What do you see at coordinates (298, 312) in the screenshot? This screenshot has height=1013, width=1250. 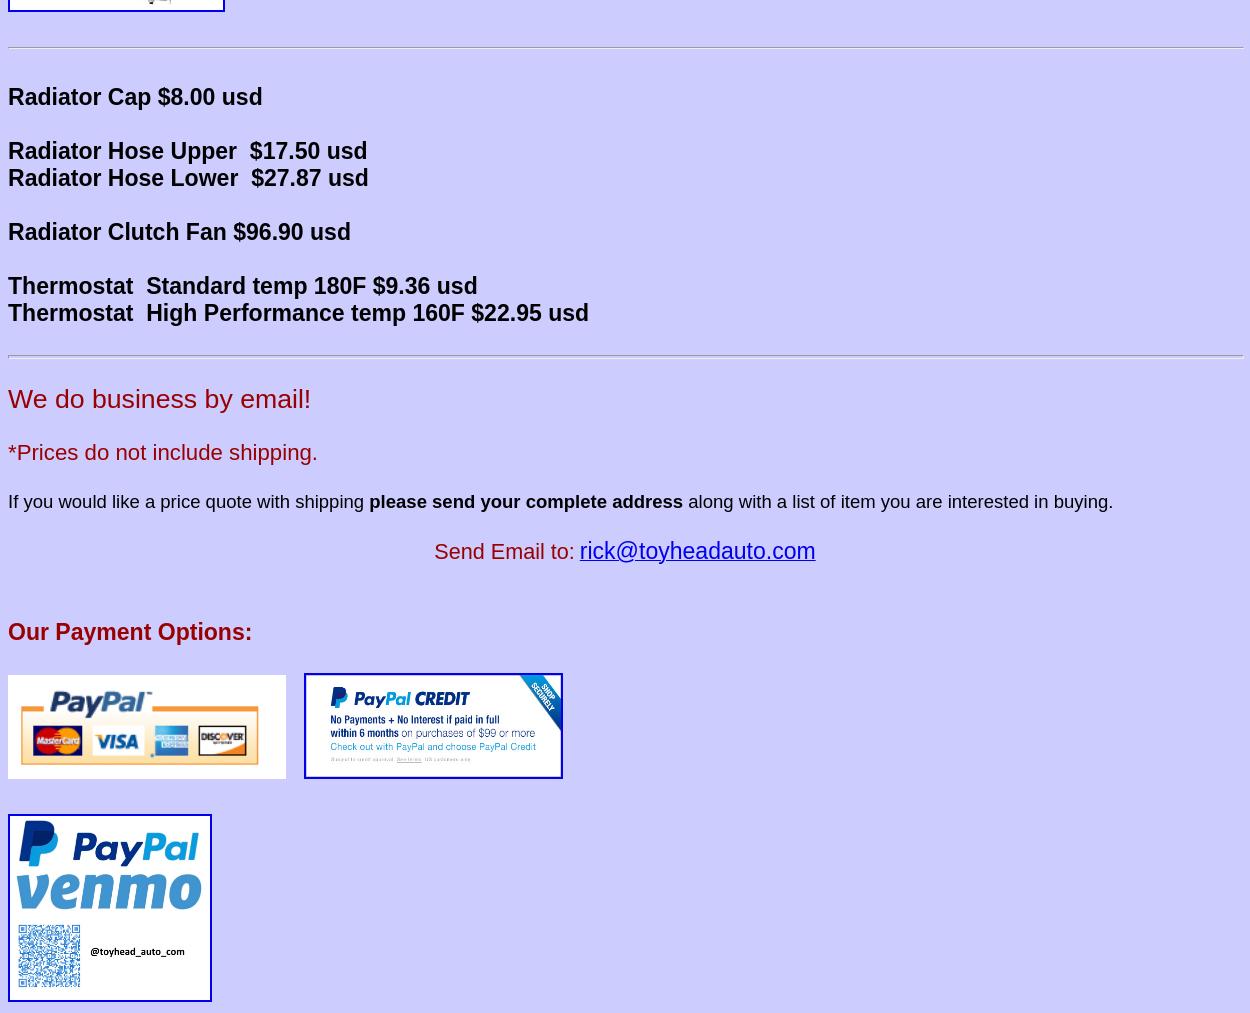 I see `'Thermostat  High Performance temp 160F $22.95 usd'` at bounding box center [298, 312].